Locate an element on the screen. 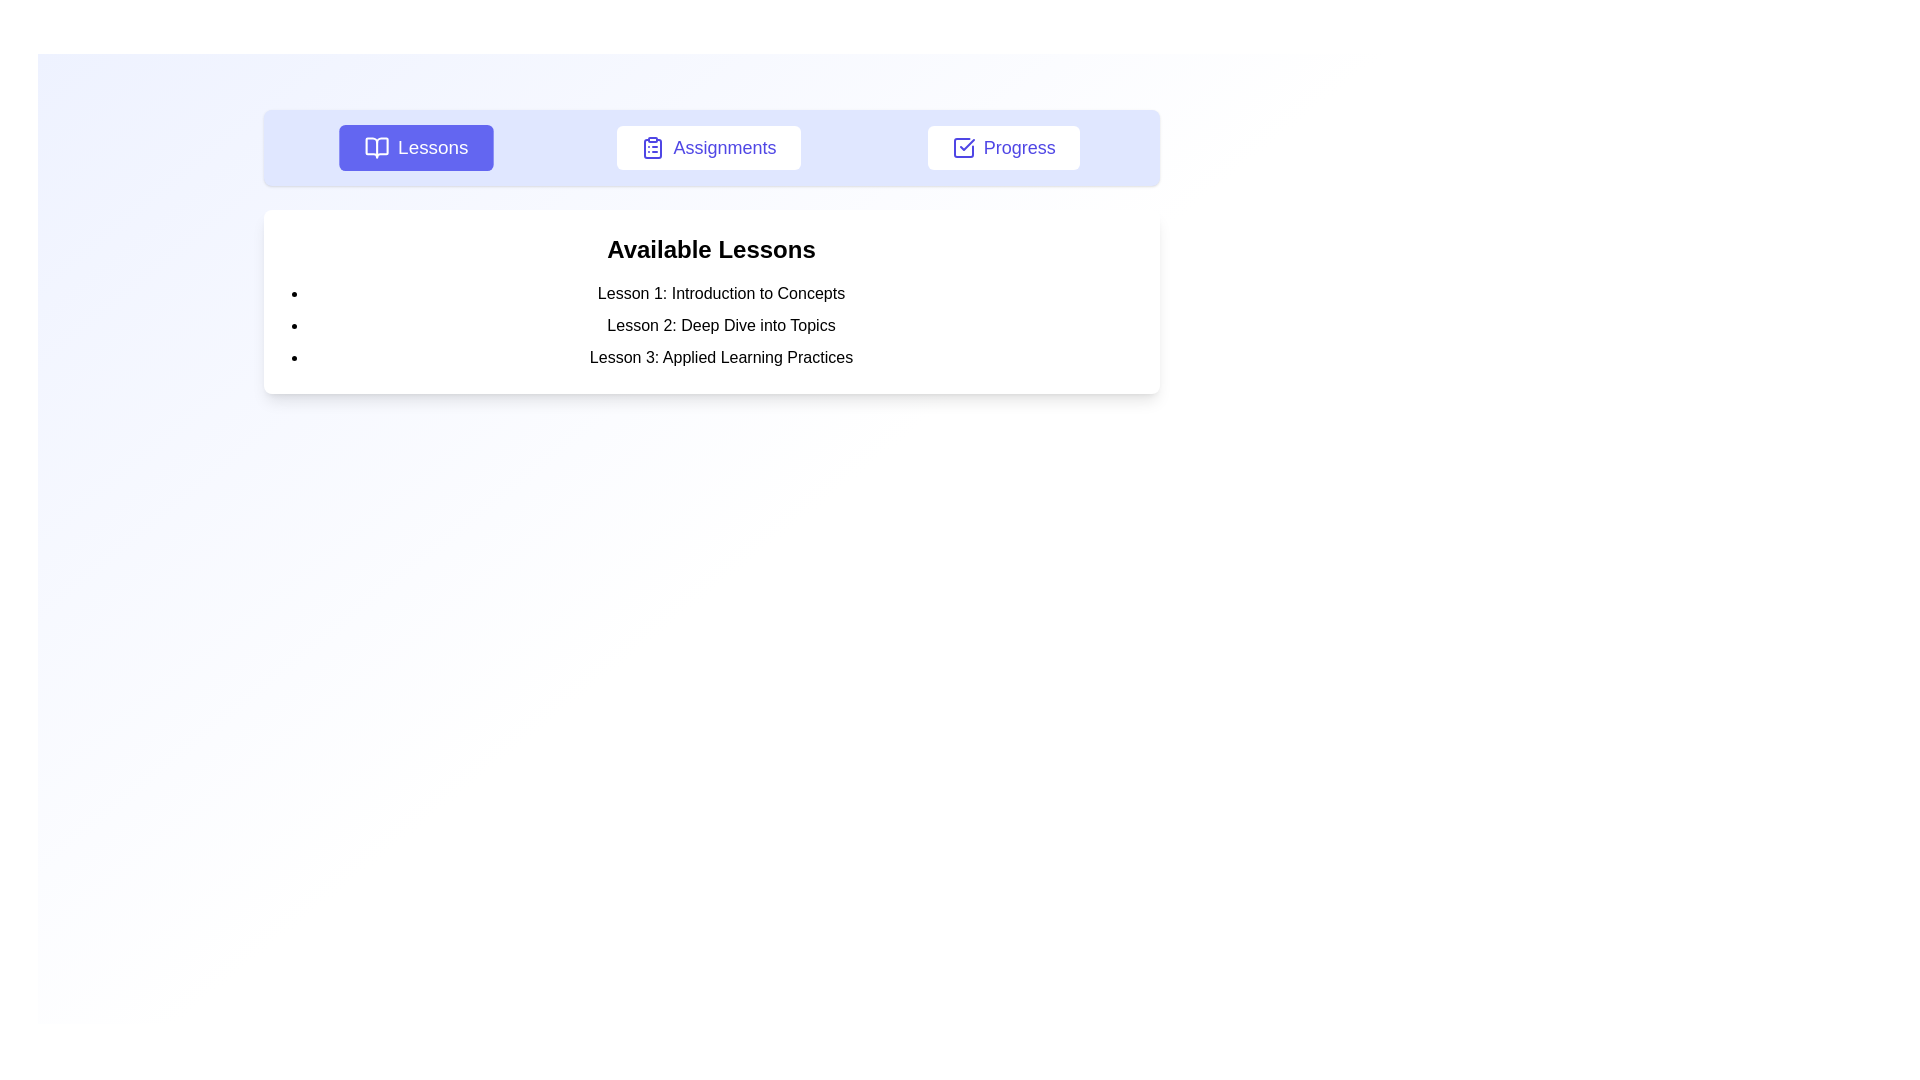 This screenshot has height=1080, width=1920. the leftmost navigation button labeled 'Lessons' is located at coordinates (415, 146).